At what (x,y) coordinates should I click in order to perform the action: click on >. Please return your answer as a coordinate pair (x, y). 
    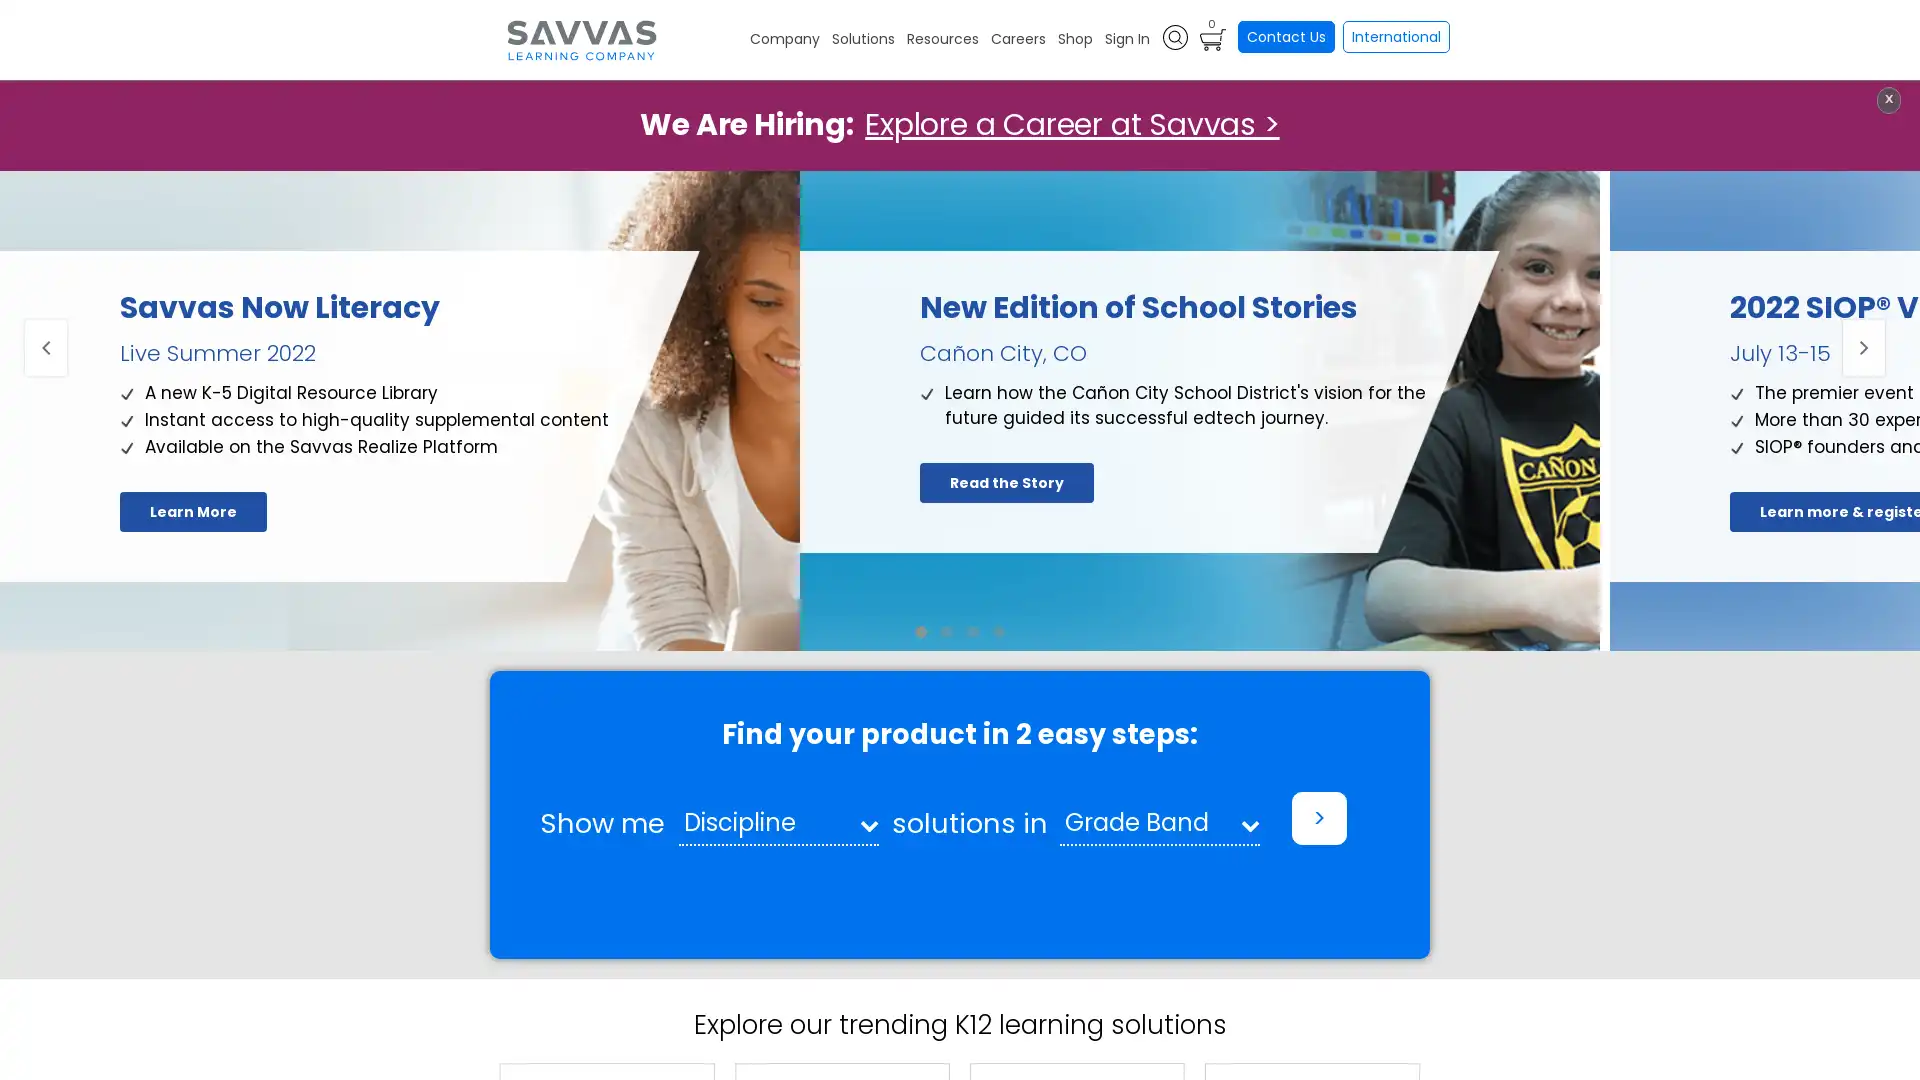
    Looking at the image, I should click on (1319, 818).